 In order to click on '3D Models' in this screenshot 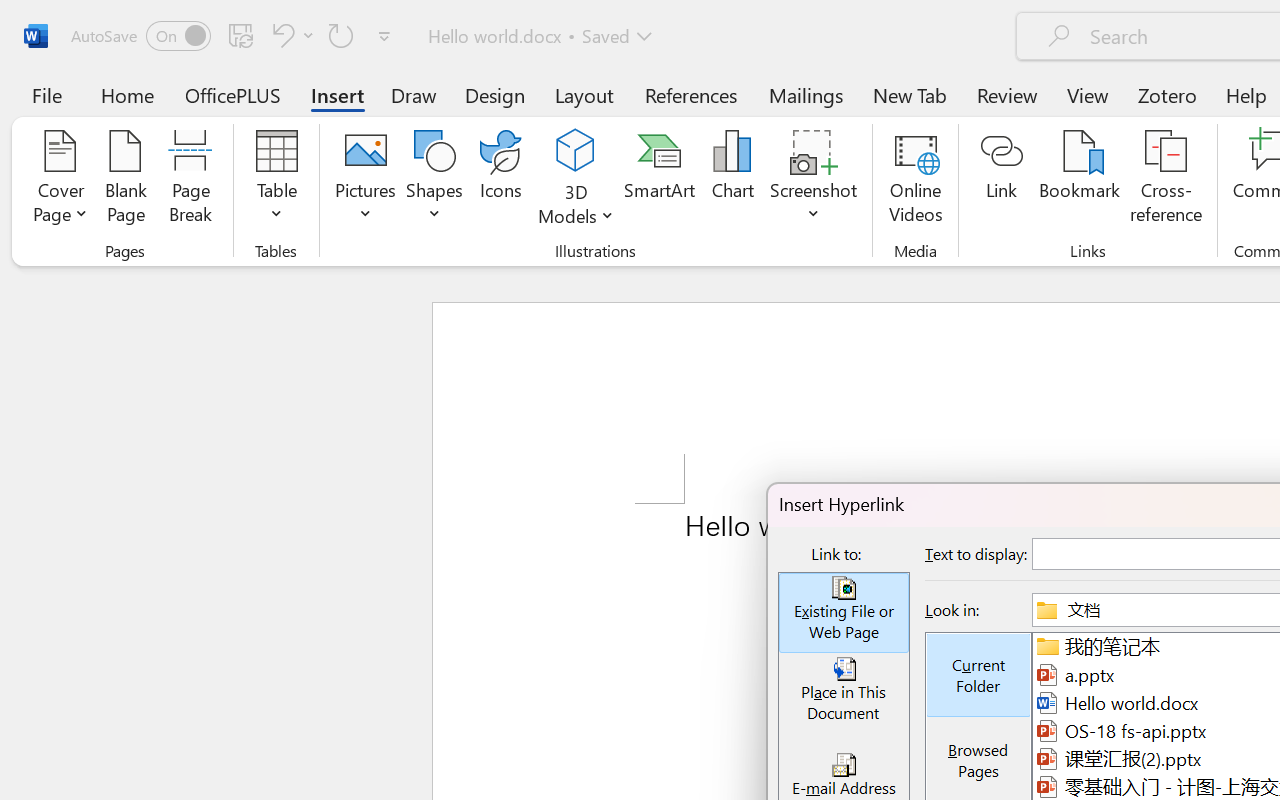, I will do `click(575, 179)`.